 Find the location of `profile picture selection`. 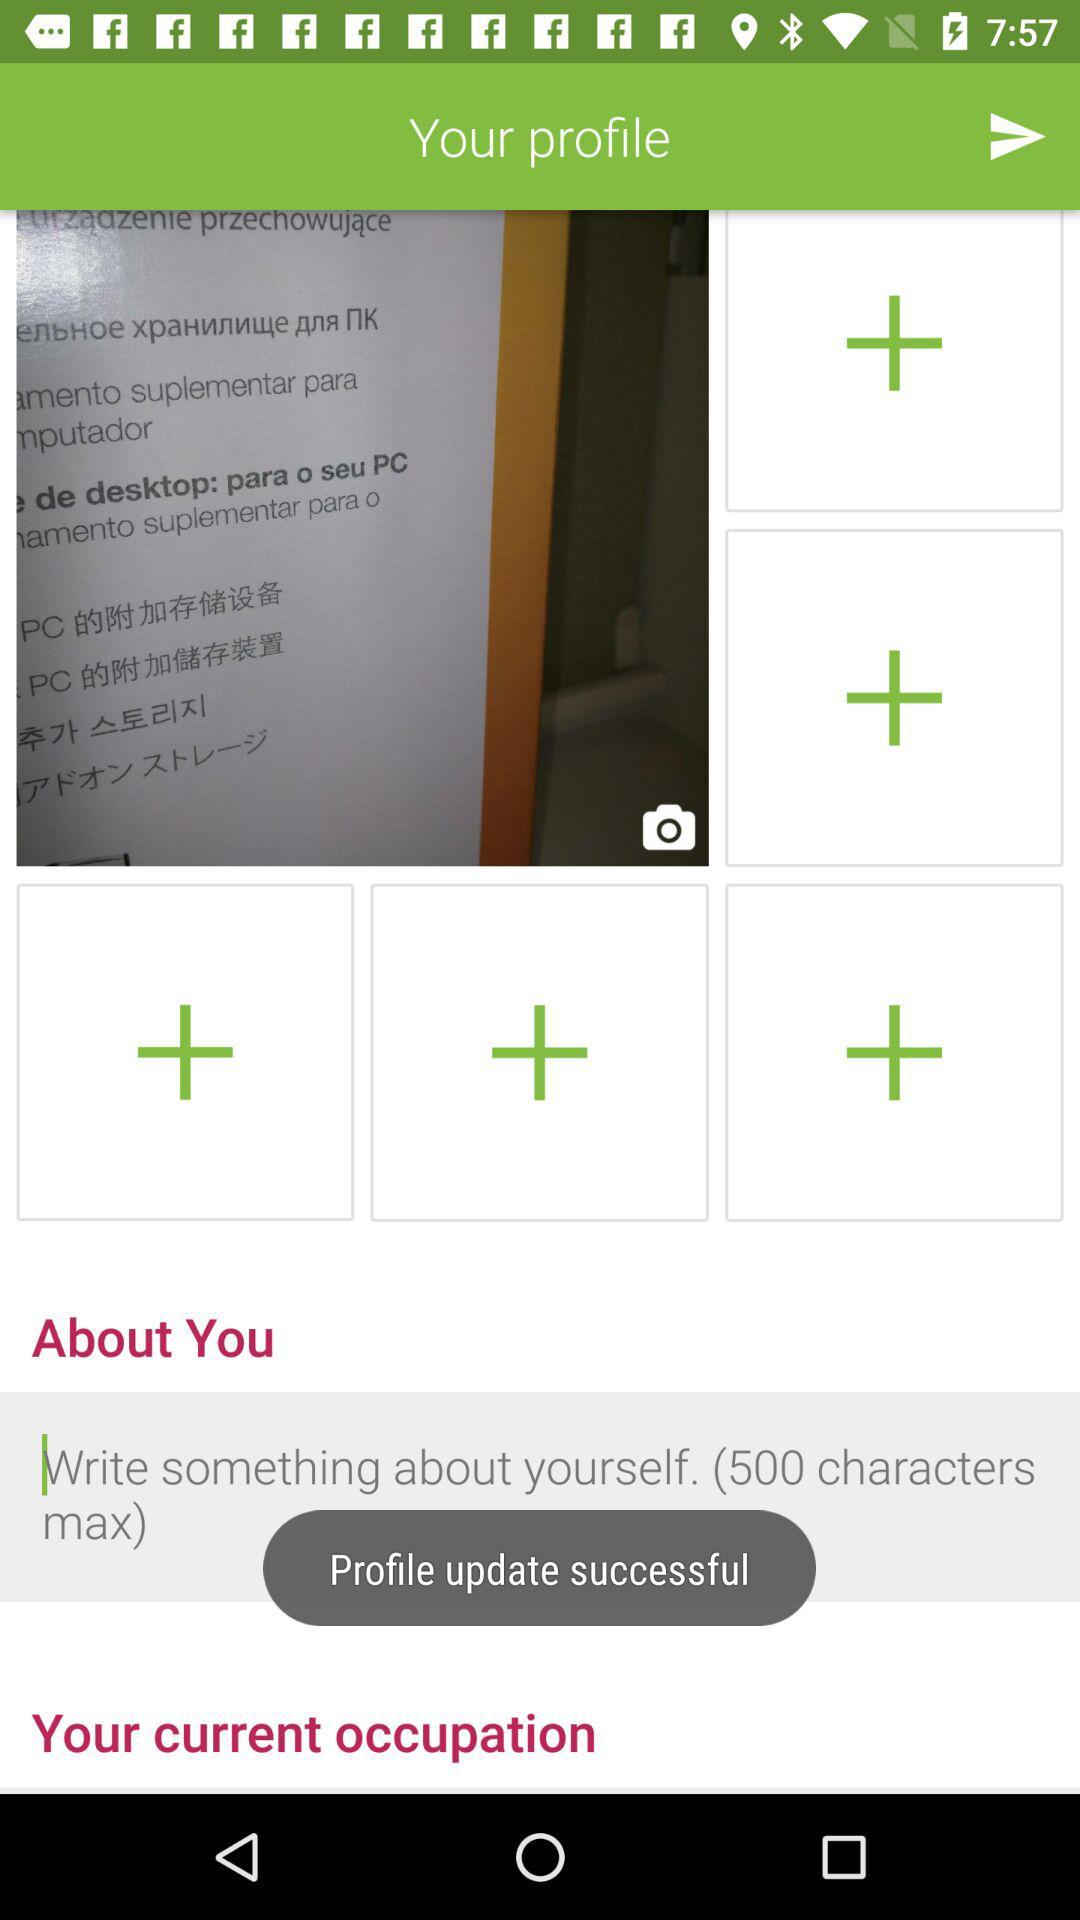

profile picture selection is located at coordinates (362, 538).